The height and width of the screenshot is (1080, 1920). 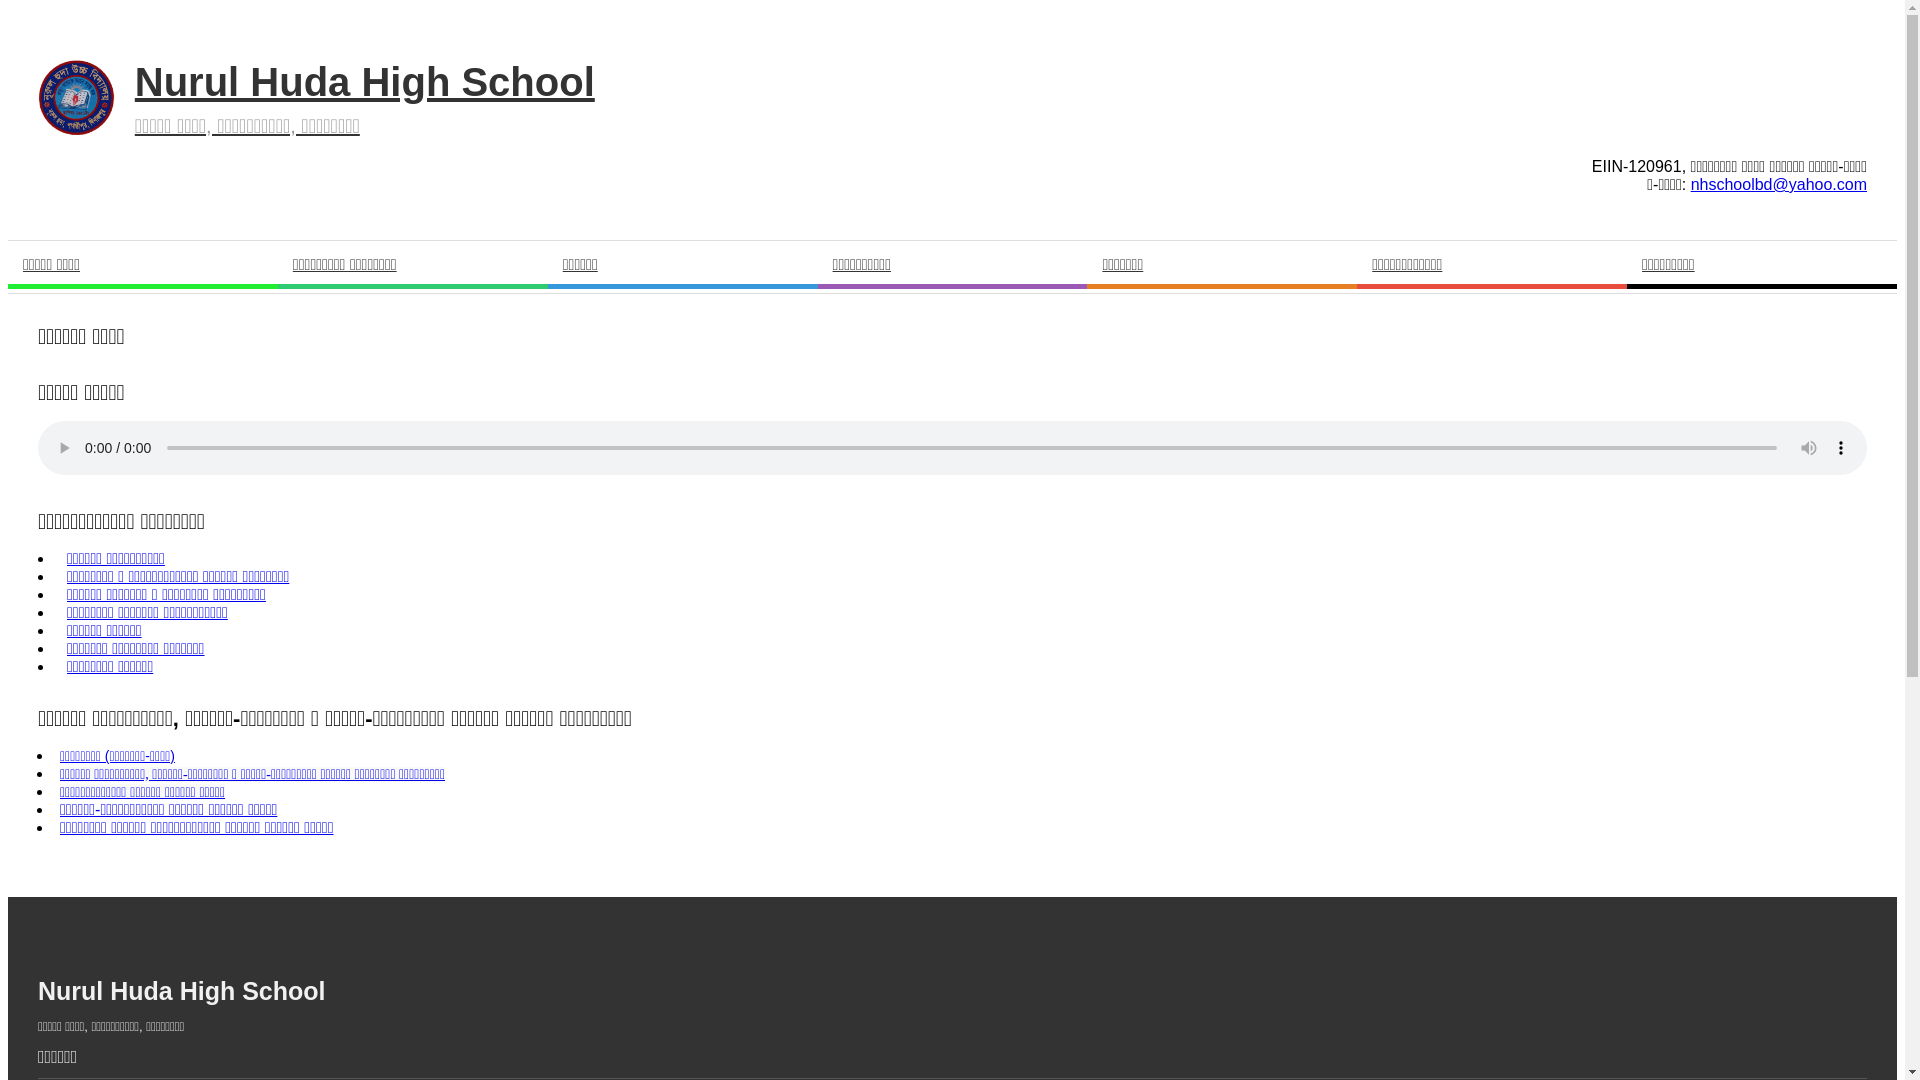 What do you see at coordinates (1689, 184) in the screenshot?
I see `'nhschoolbd@yahoo.com'` at bounding box center [1689, 184].